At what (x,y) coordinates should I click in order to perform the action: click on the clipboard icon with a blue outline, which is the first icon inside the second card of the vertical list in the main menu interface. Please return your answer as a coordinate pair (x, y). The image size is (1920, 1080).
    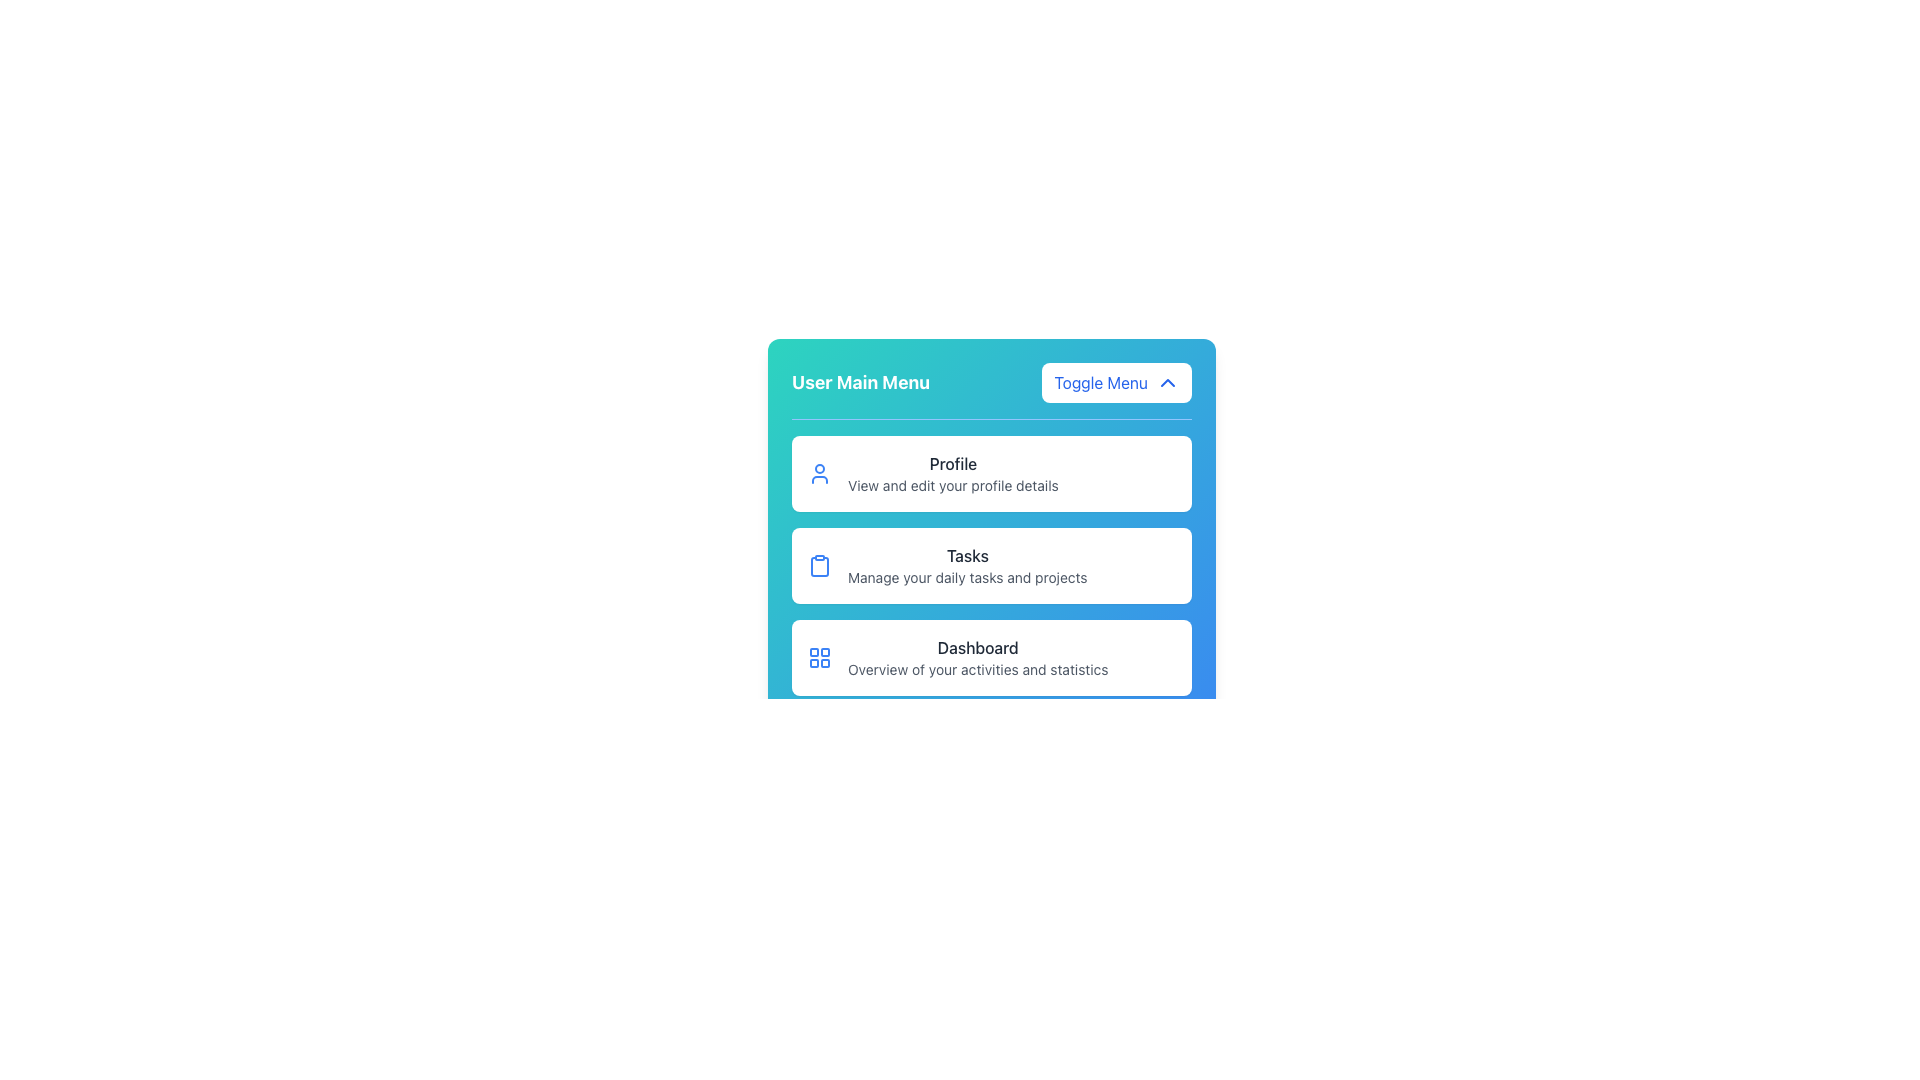
    Looking at the image, I should click on (820, 566).